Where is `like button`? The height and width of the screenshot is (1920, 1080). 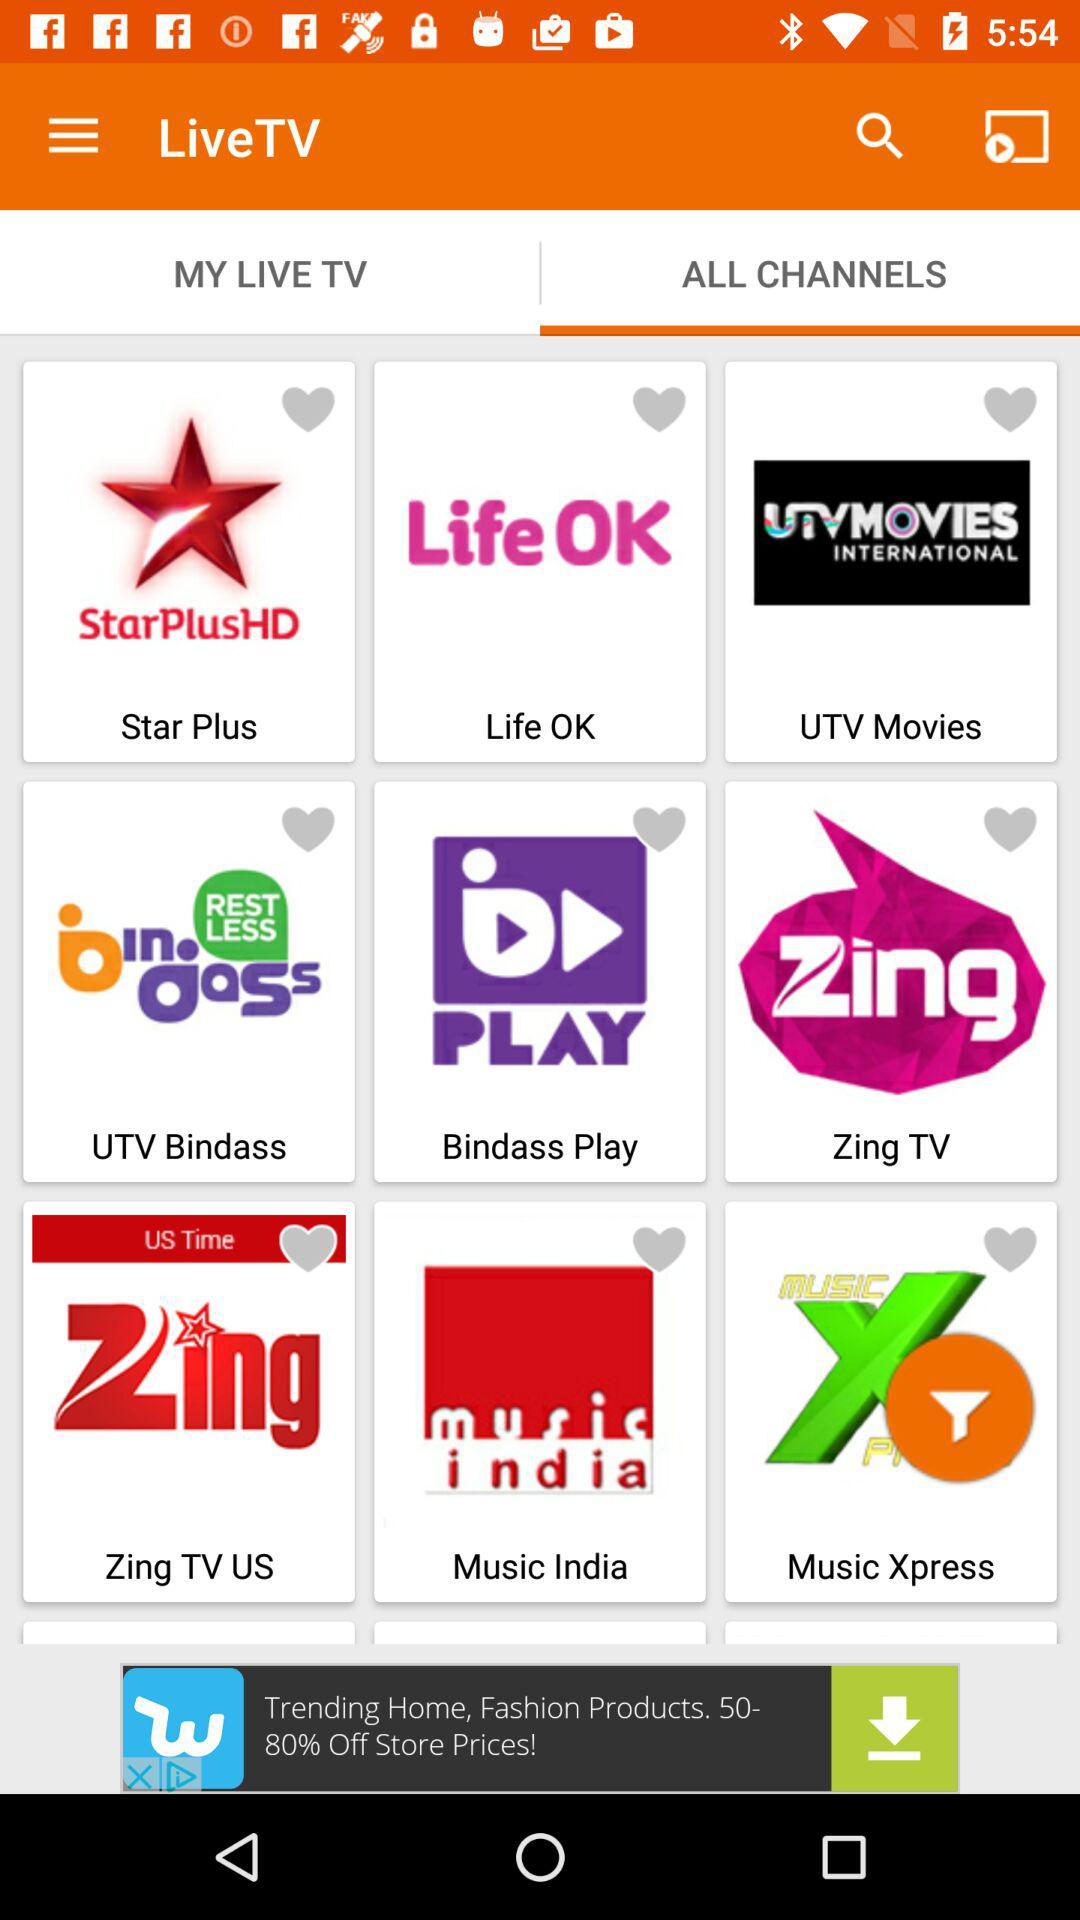
like button is located at coordinates (308, 1247).